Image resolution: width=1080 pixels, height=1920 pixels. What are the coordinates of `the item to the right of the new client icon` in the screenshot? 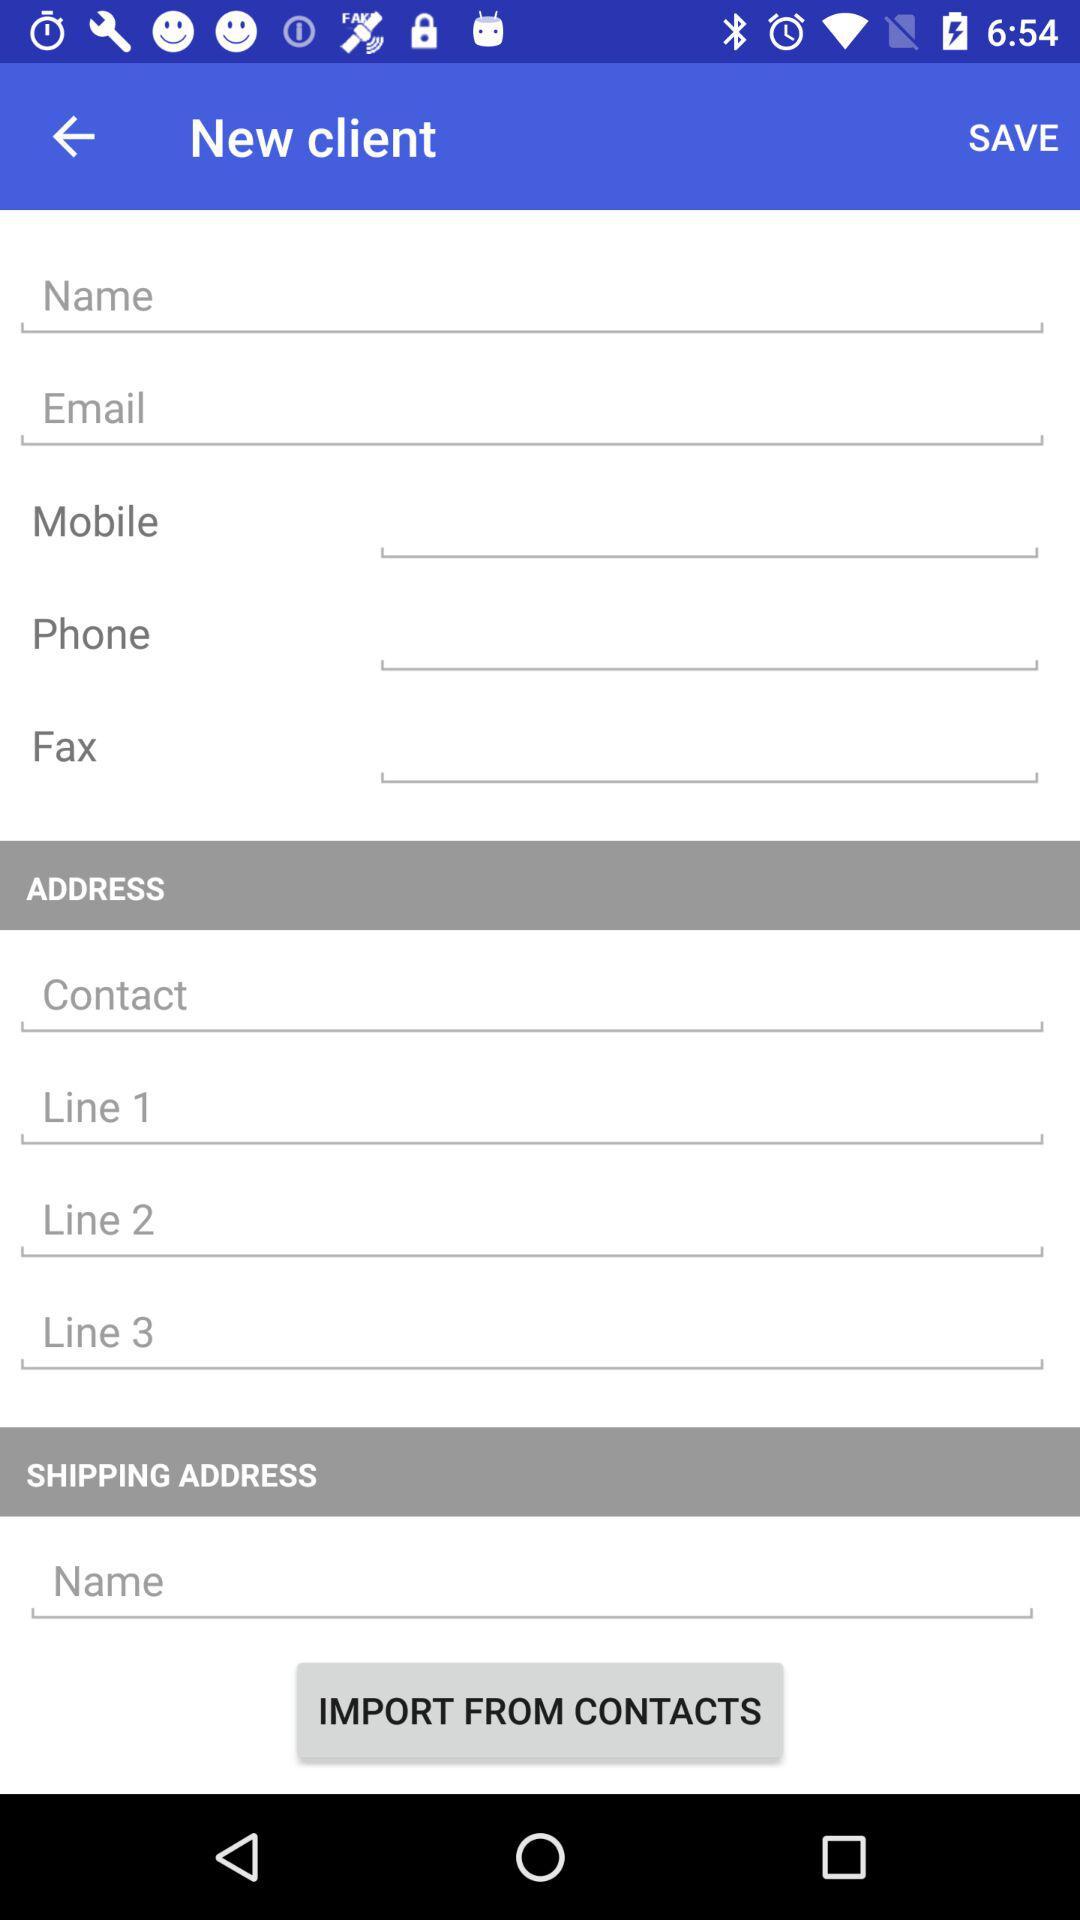 It's located at (1013, 135).